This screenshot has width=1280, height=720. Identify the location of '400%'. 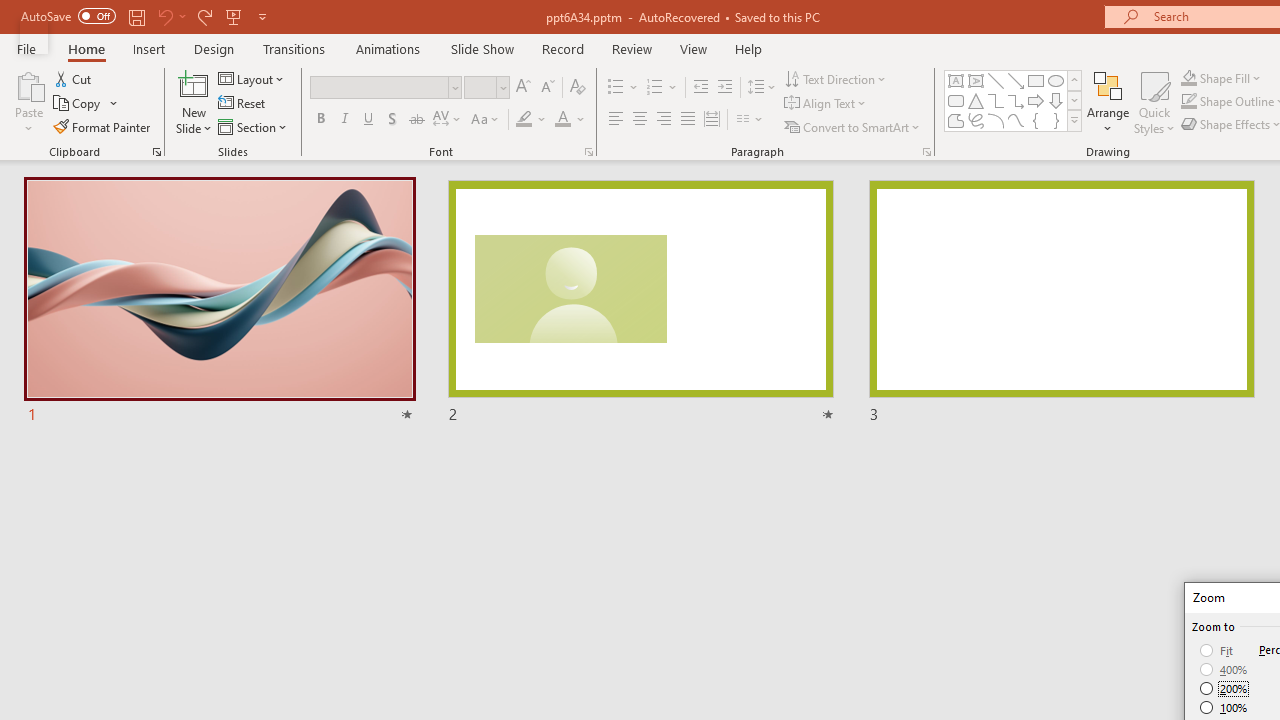
(1223, 669).